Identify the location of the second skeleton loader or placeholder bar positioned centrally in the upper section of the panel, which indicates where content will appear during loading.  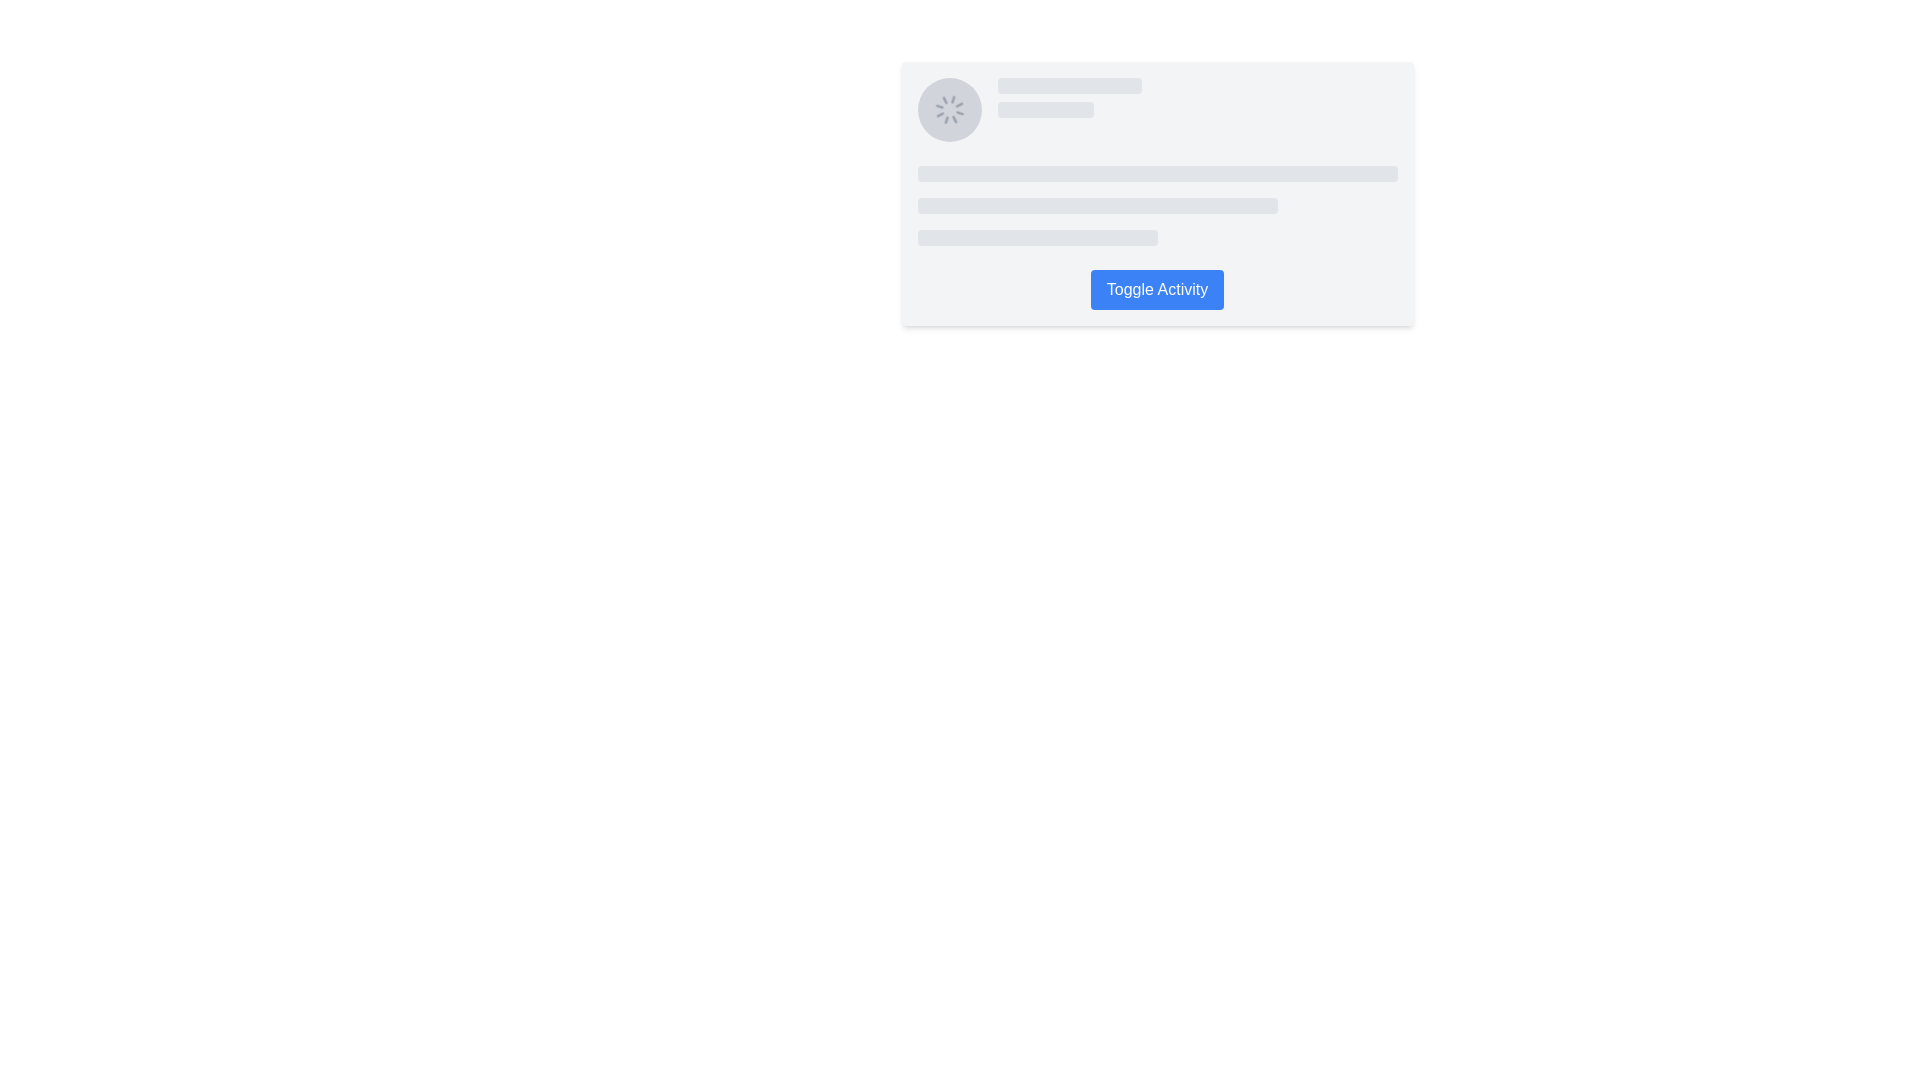
(1096, 205).